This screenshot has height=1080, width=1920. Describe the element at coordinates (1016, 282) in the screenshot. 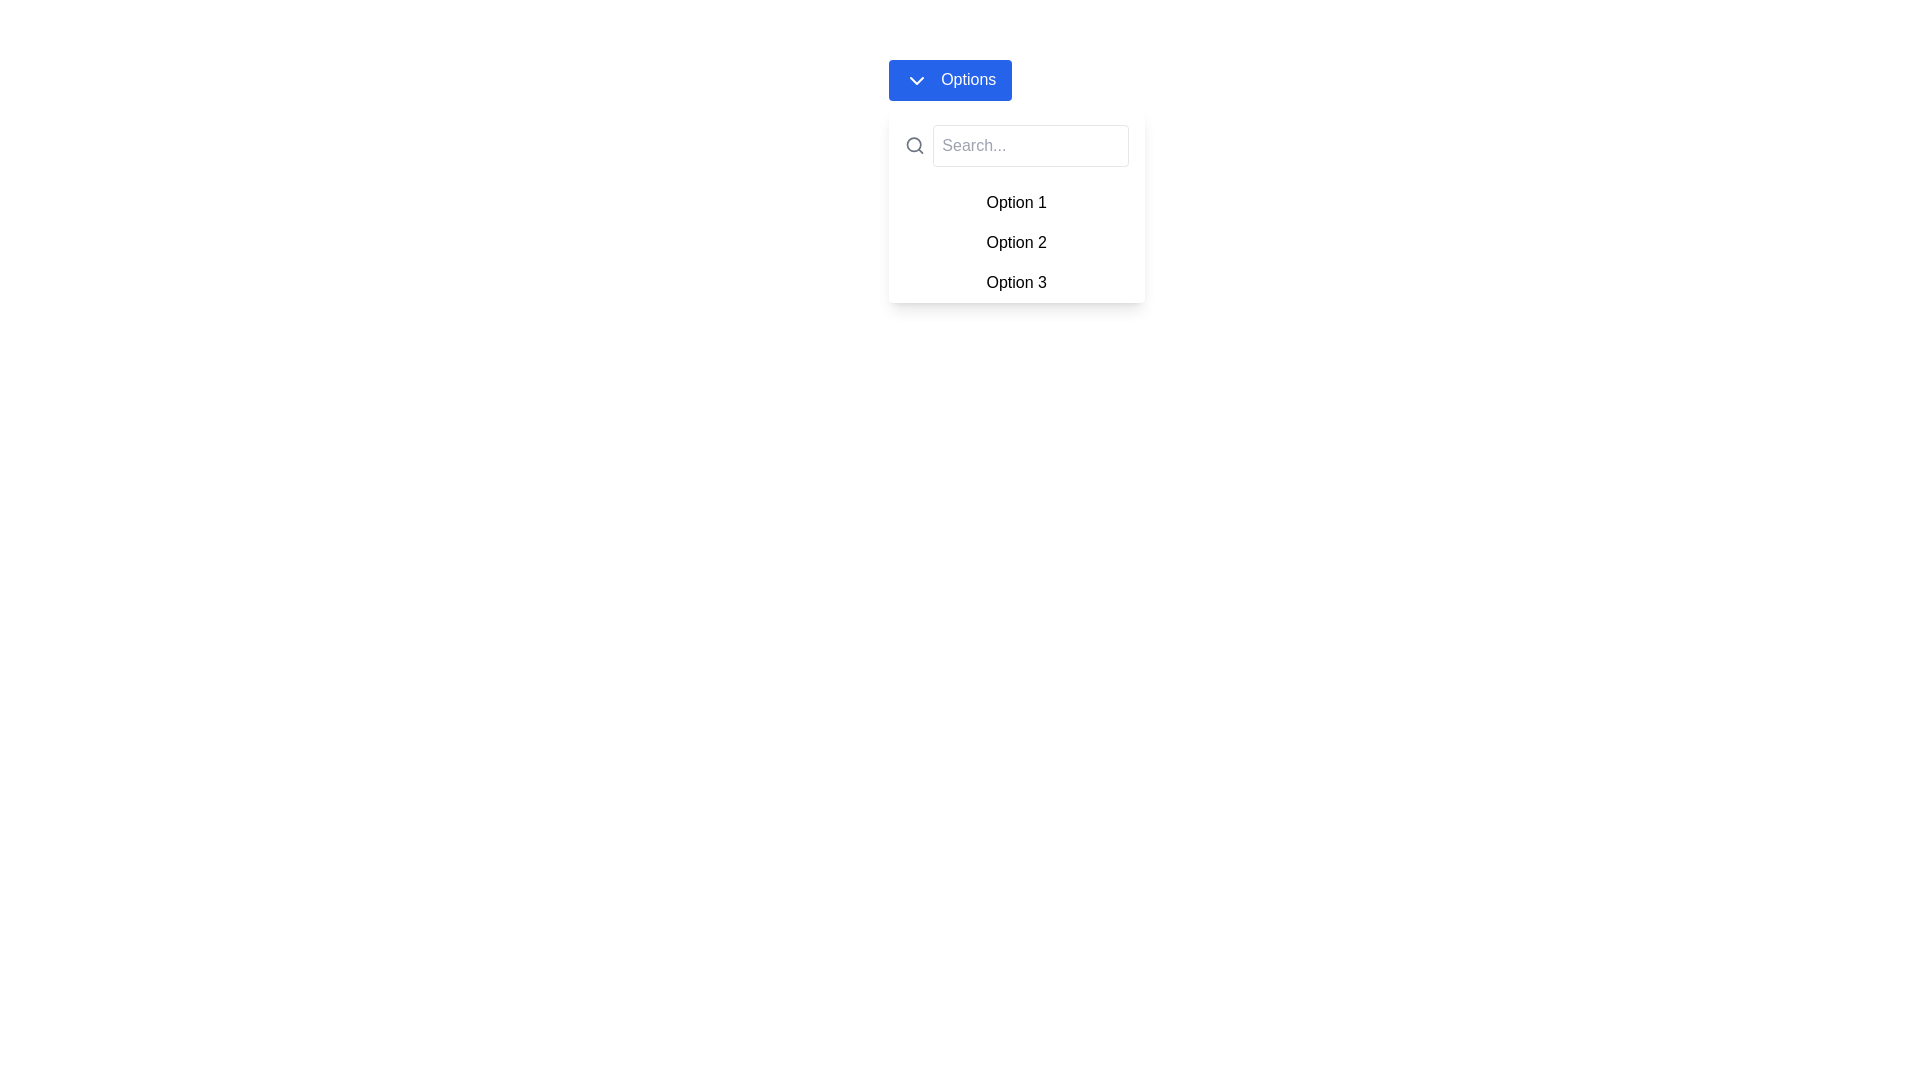

I see `the Dropdown Menu Option labeled 'Option 3'` at that location.